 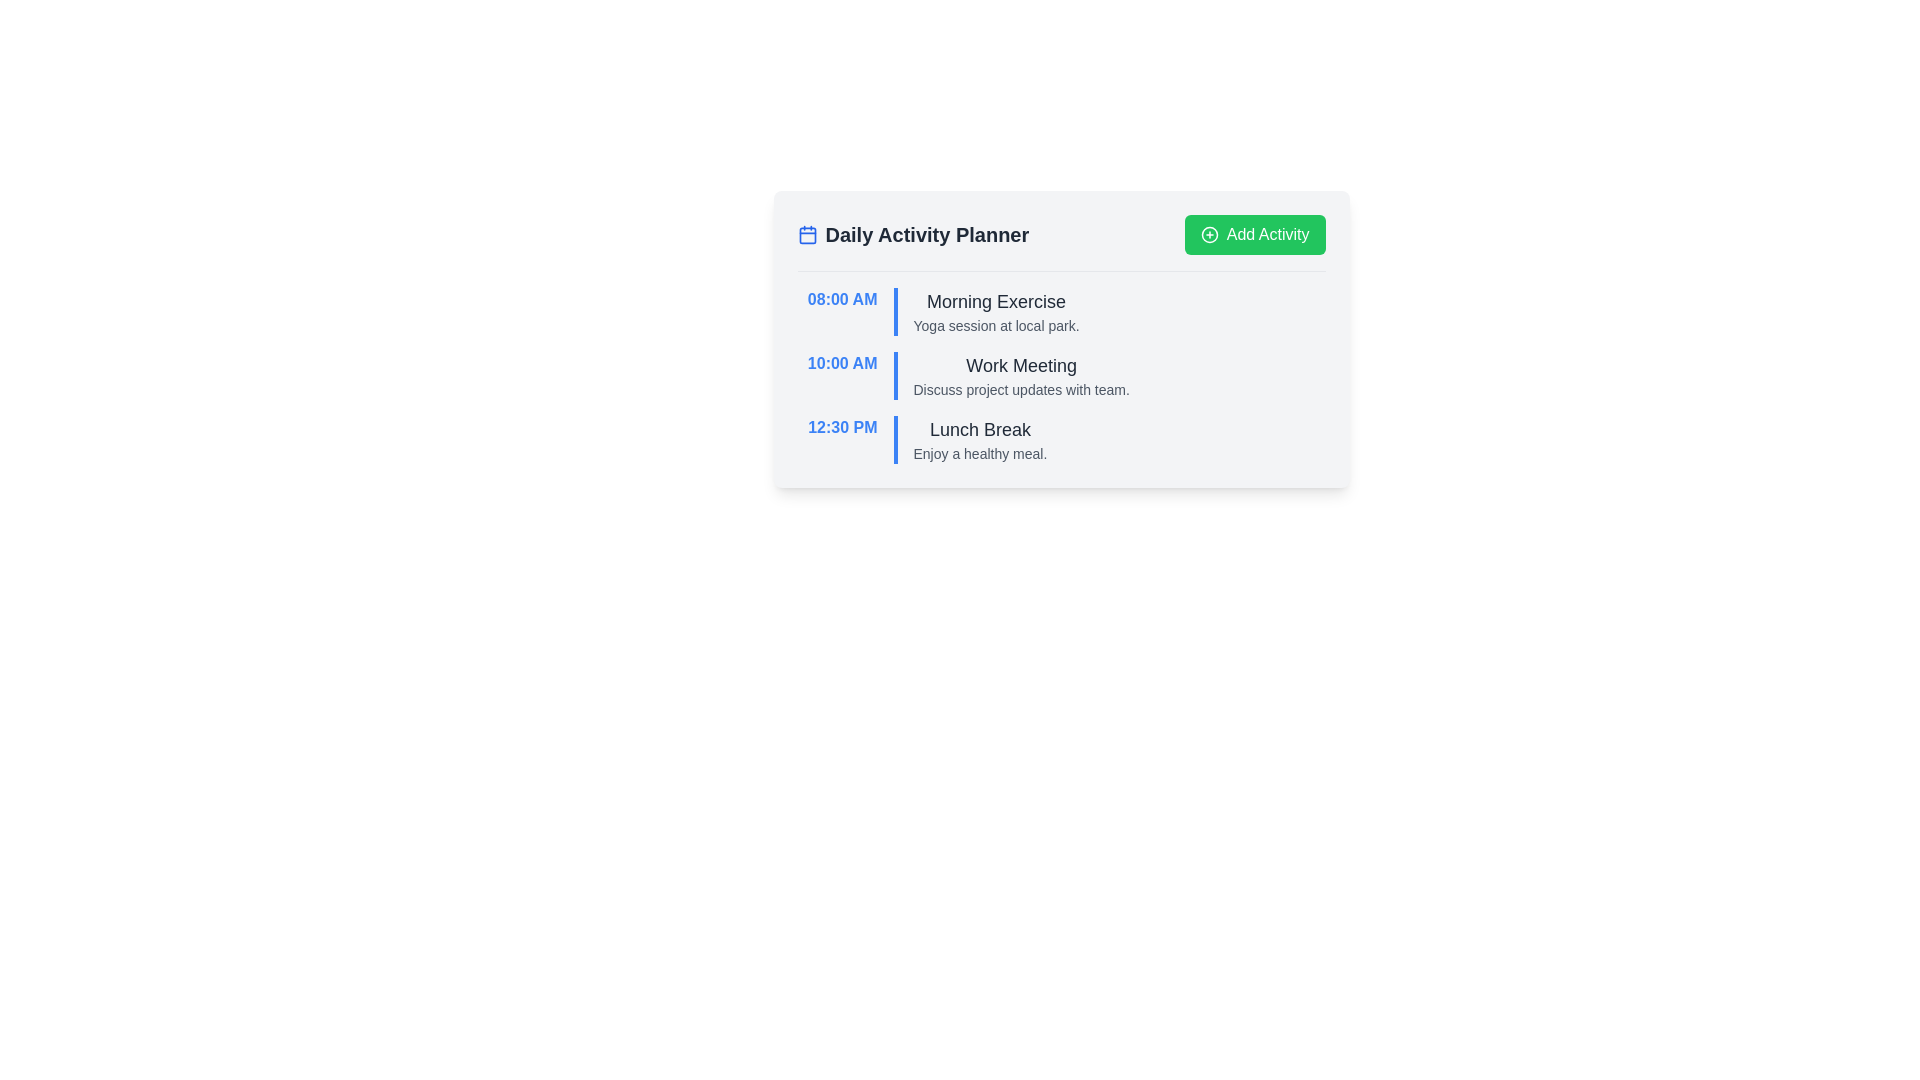 I want to click on the Text Content element titled 'Work Meeting' which describes 'Discuss project updates with team.' located in the Daily Activity Planner list, so click(x=1011, y=375).